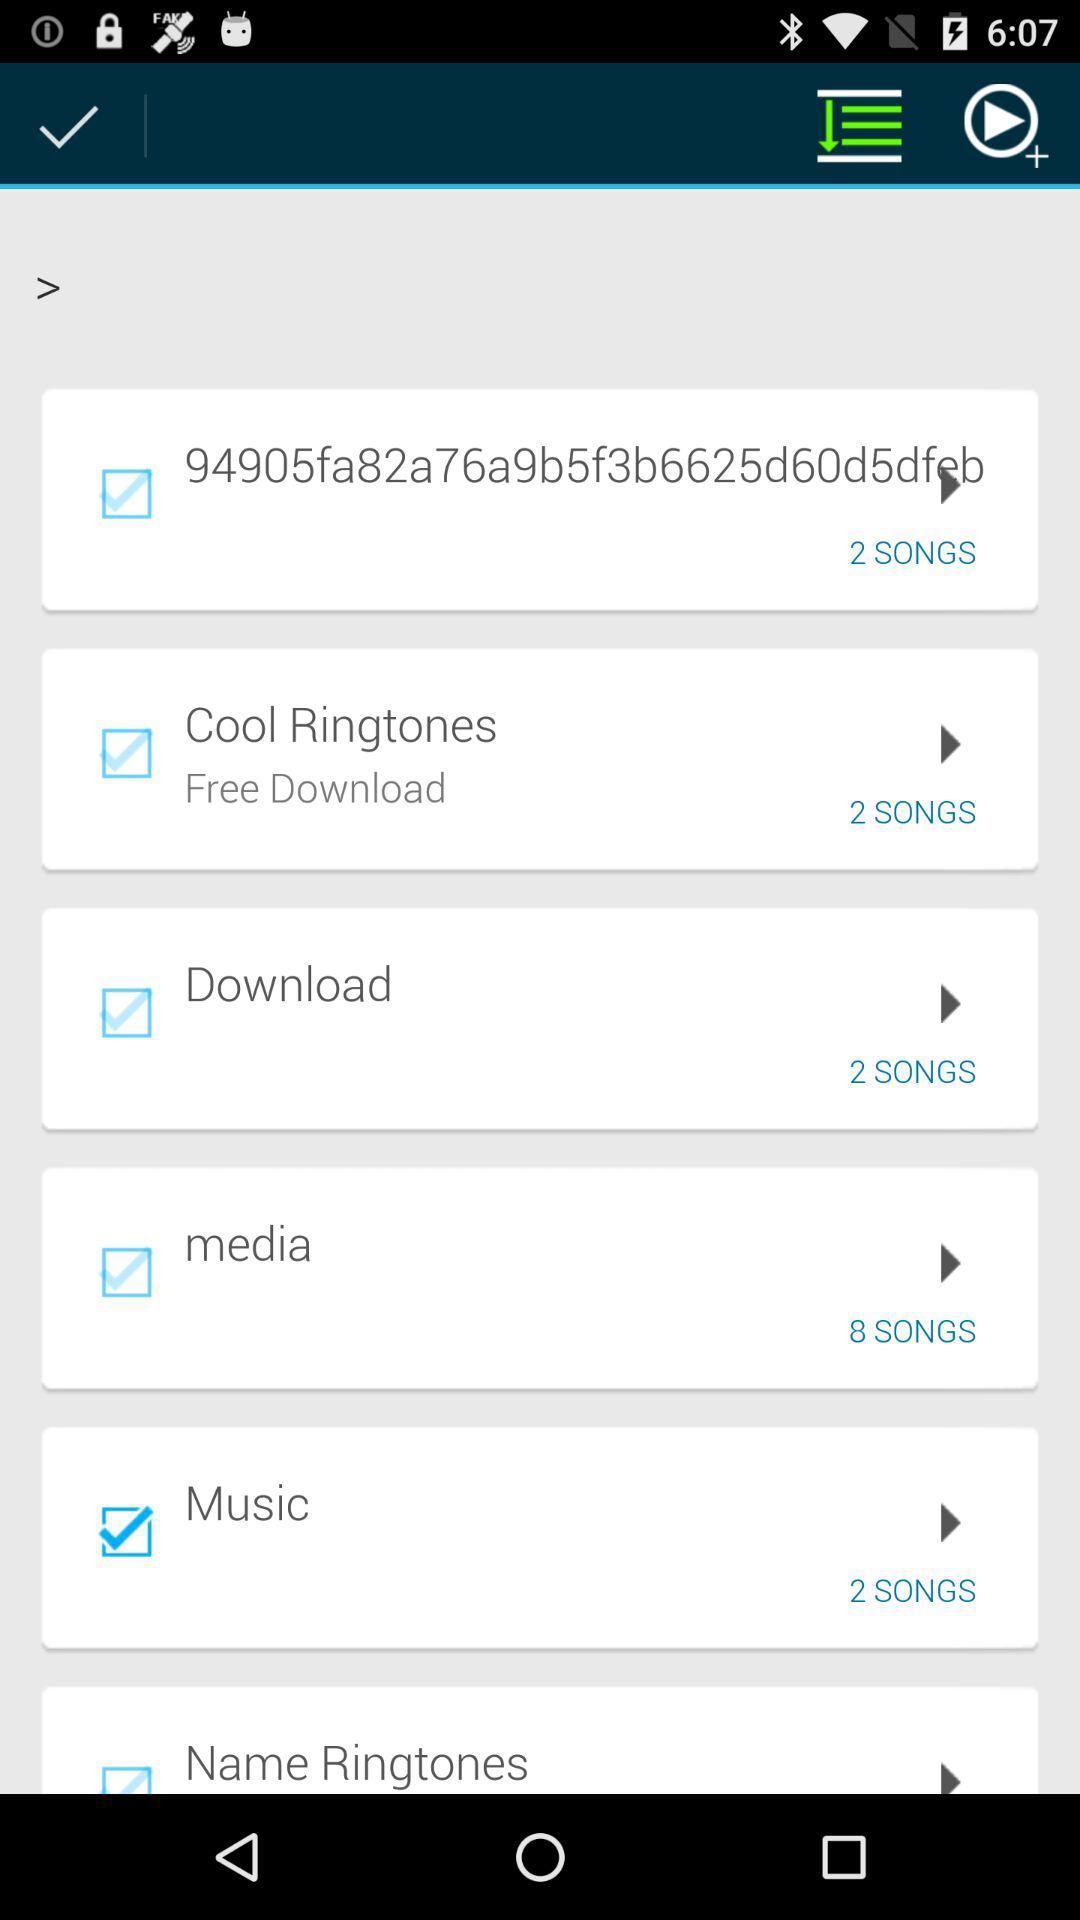 The image size is (1080, 1920). Describe the element at coordinates (596, 1501) in the screenshot. I see `the music icon` at that location.